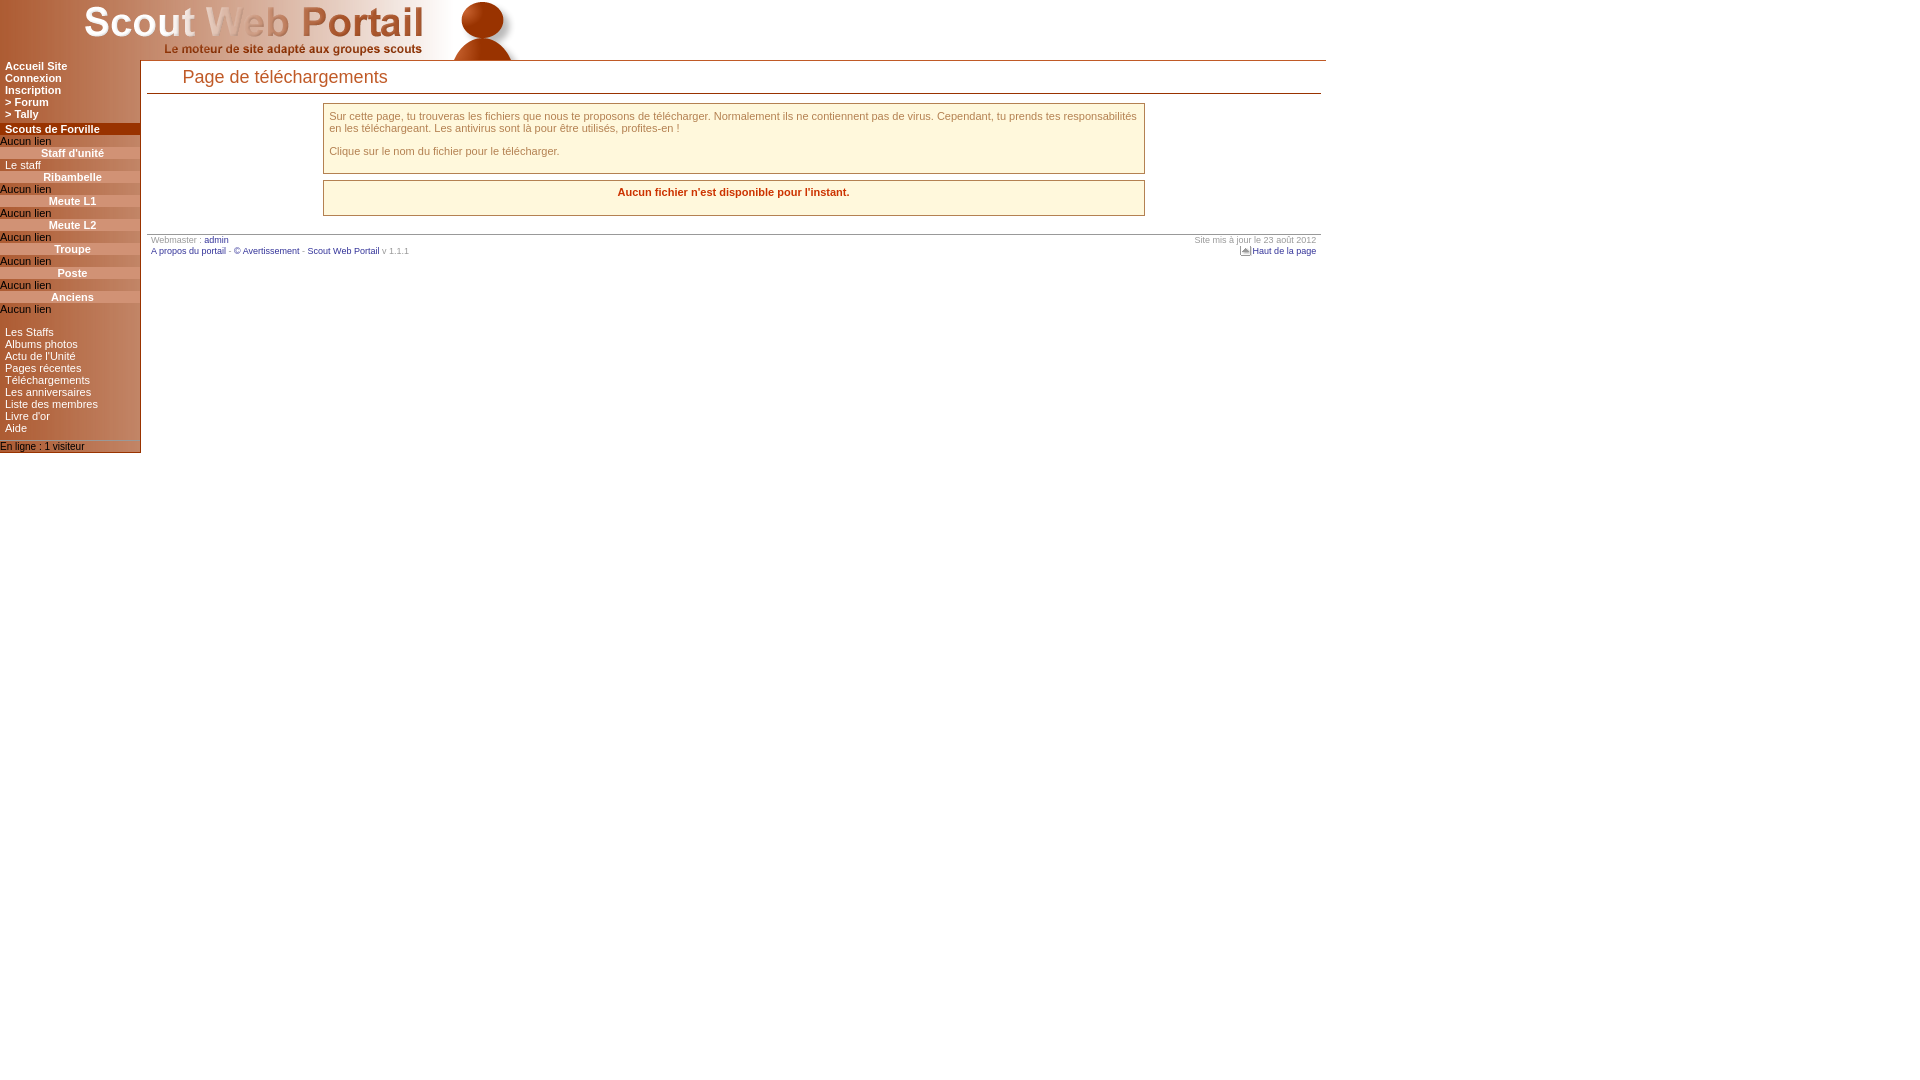 The image size is (1920, 1080). What do you see at coordinates (70, 392) in the screenshot?
I see `'Les anniversaires'` at bounding box center [70, 392].